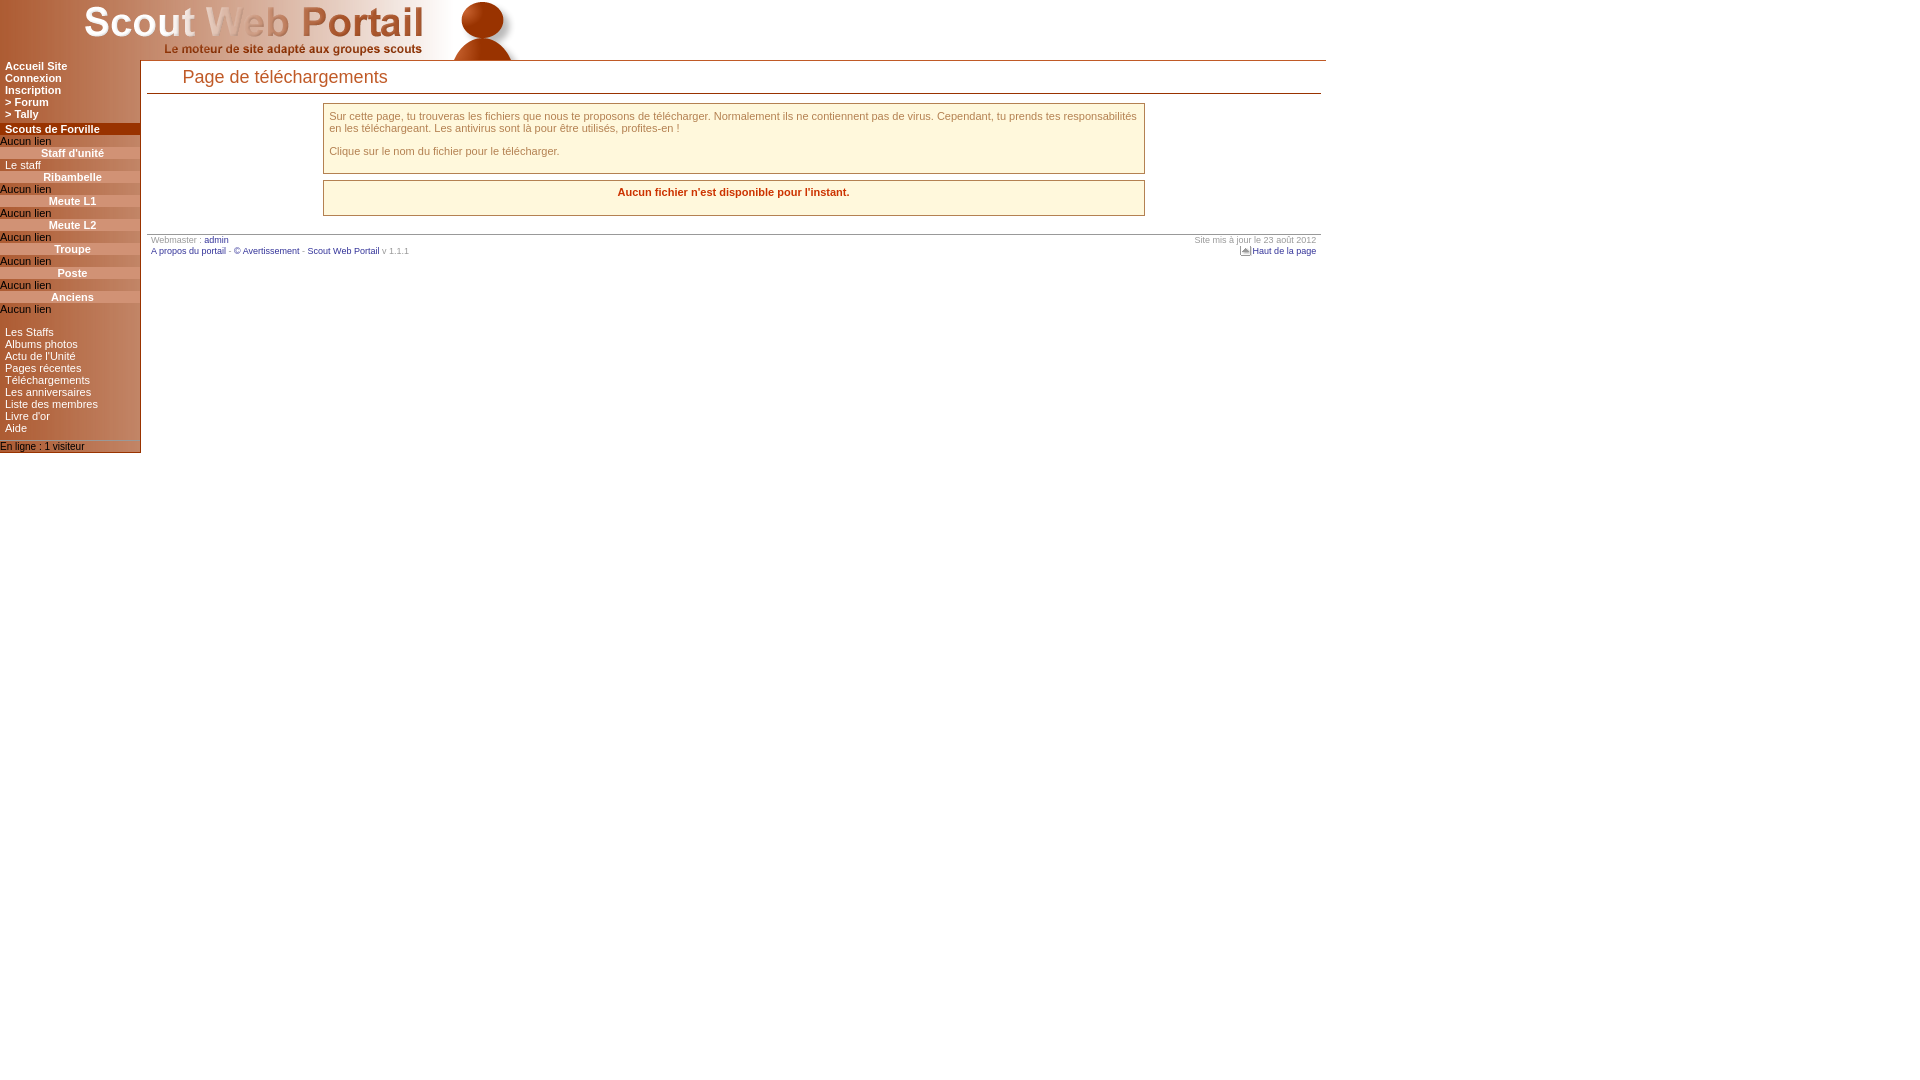 The image size is (1920, 1080). What do you see at coordinates (70, 392) in the screenshot?
I see `'Les anniversaires'` at bounding box center [70, 392].